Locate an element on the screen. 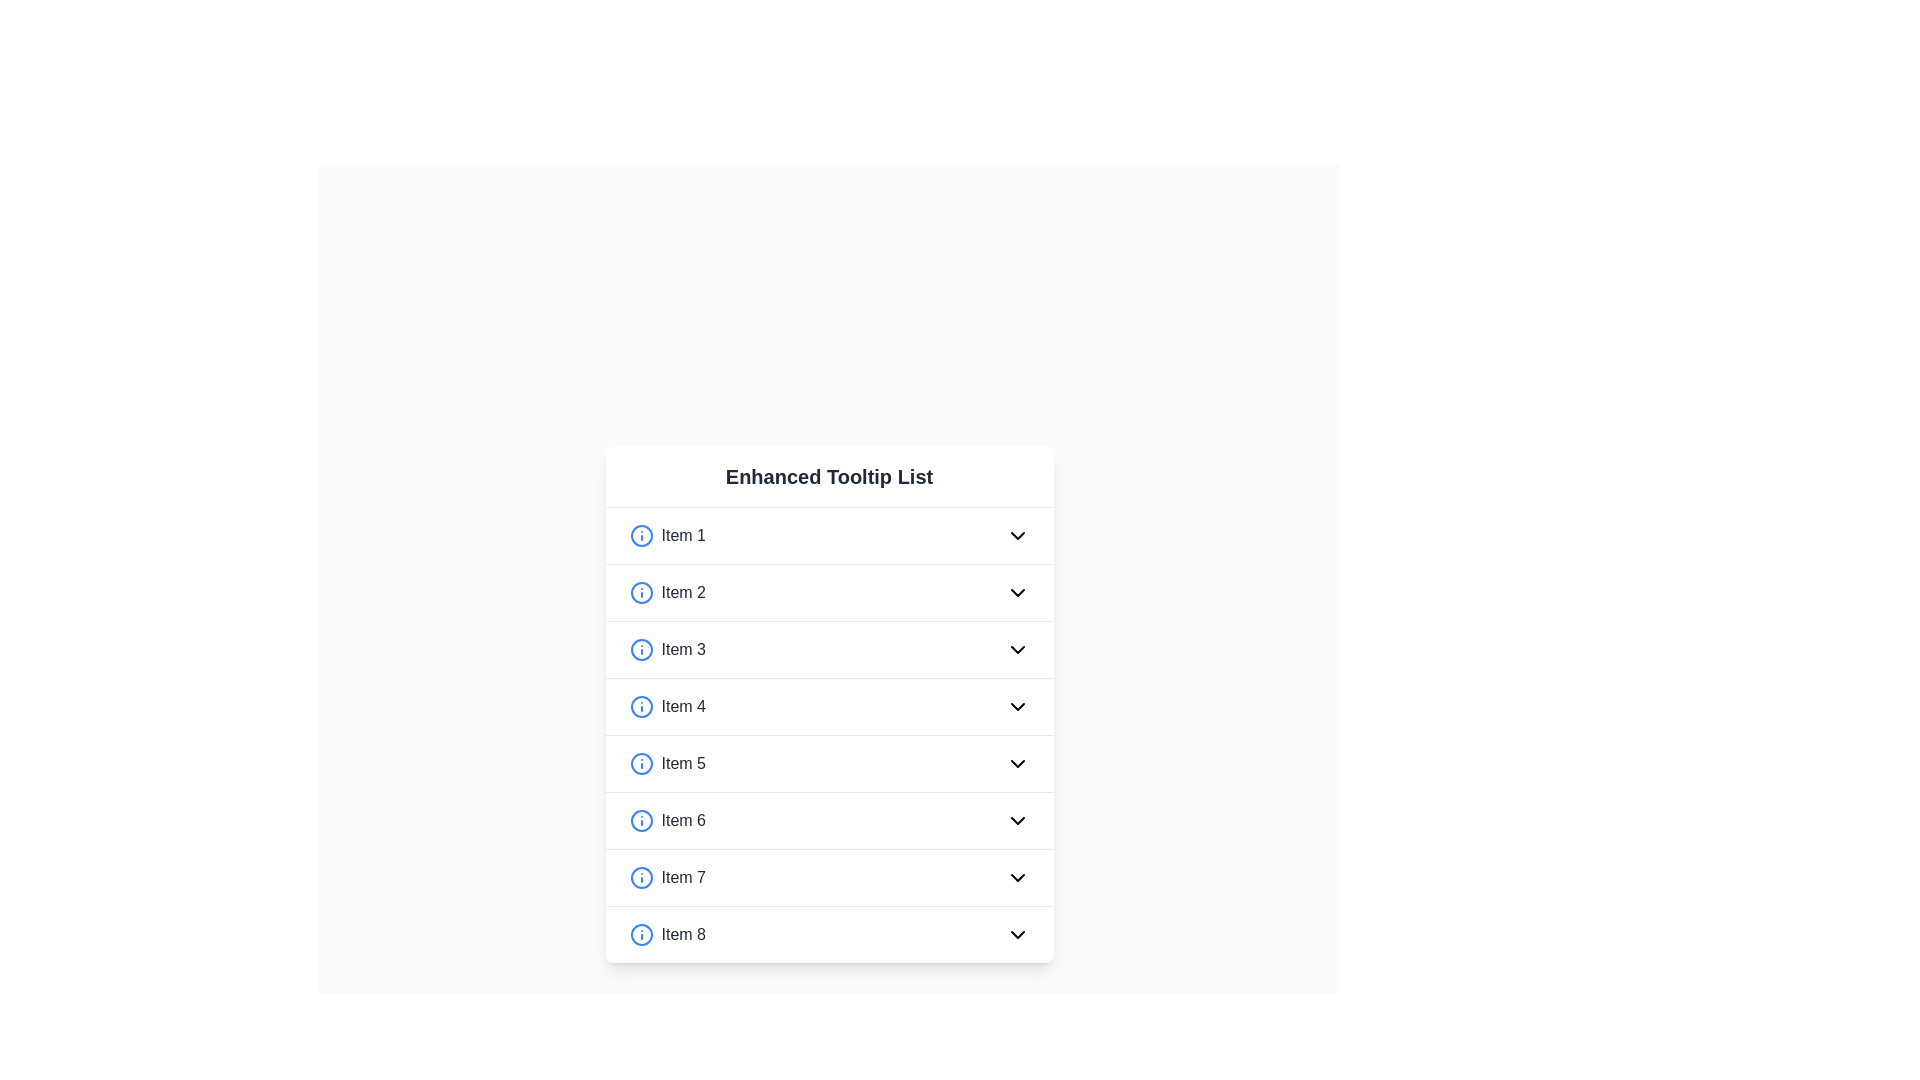 Image resolution: width=1920 pixels, height=1080 pixels. the circular icon adjacent to the text 'Item 6' in the 'Enhanced Tooltip List' is located at coordinates (667, 821).